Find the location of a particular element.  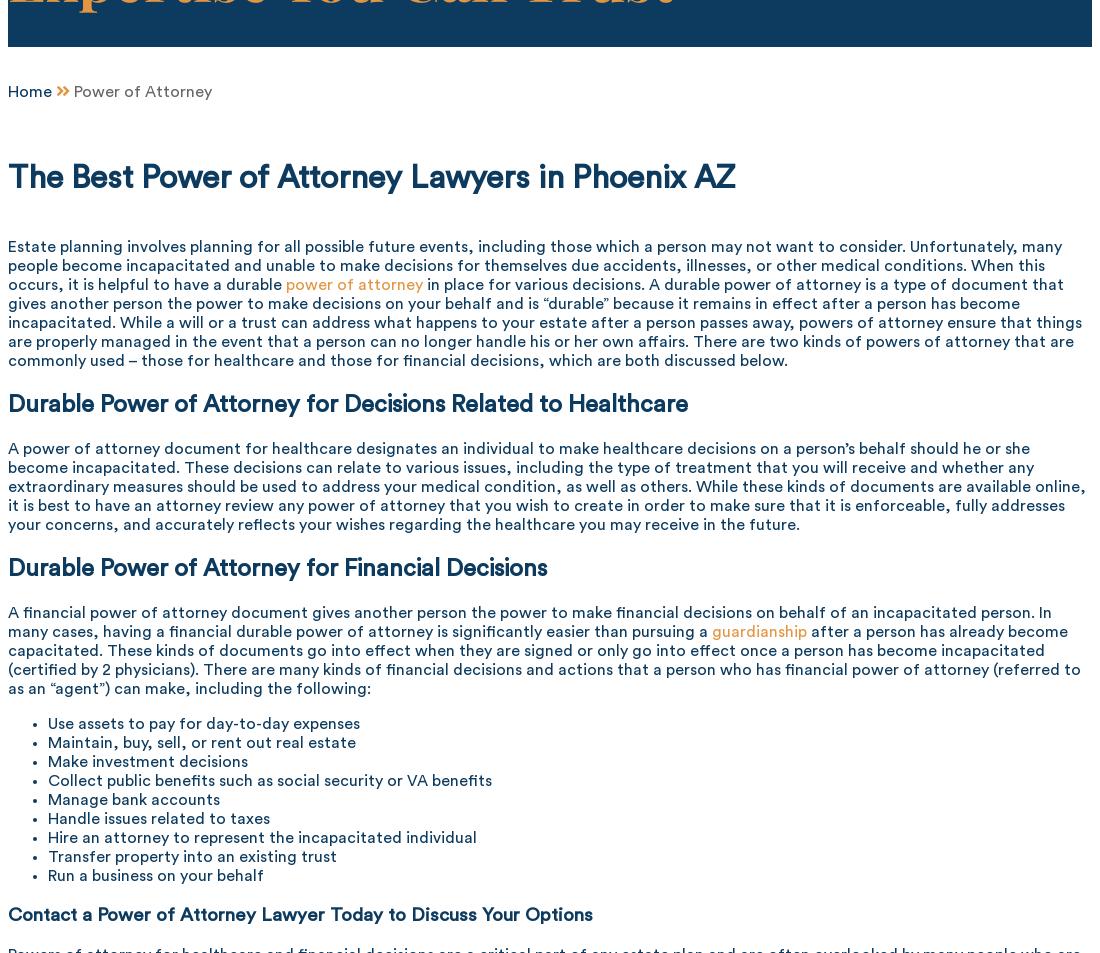

'Handle issues related to taxes' is located at coordinates (157, 817).